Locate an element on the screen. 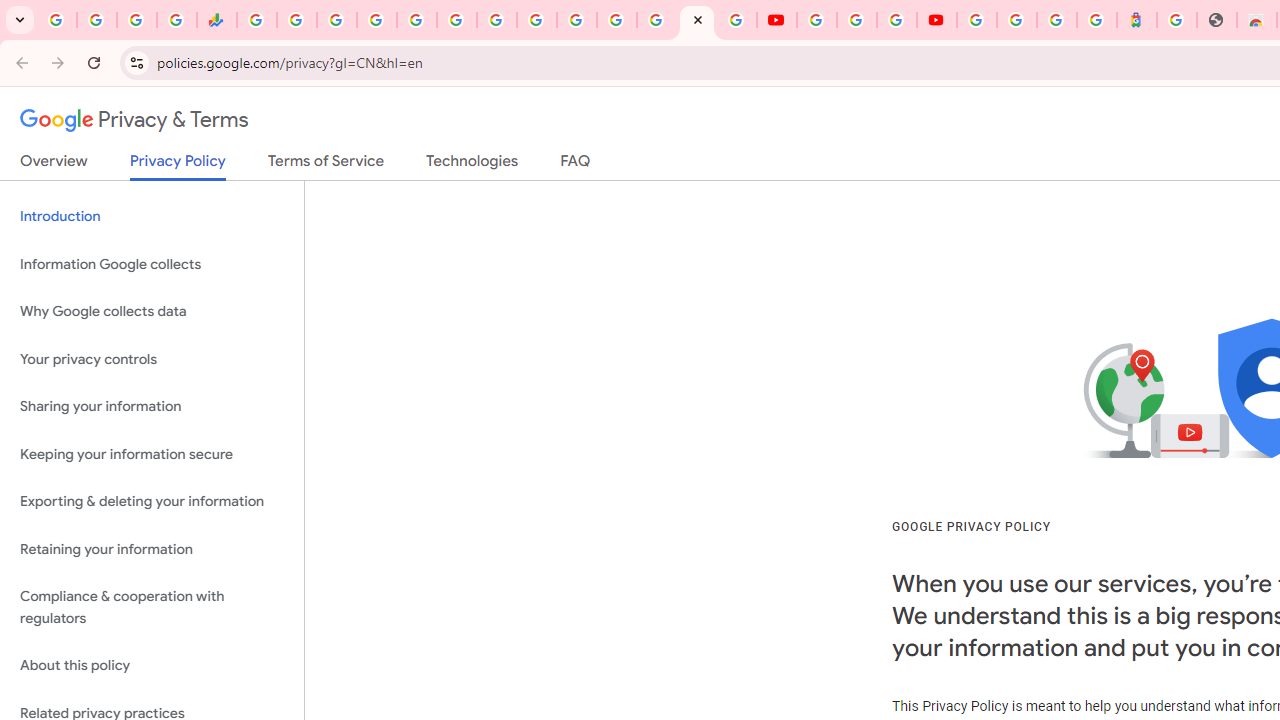 This screenshot has height=720, width=1280. 'Terms of Service' is located at coordinates (326, 164).